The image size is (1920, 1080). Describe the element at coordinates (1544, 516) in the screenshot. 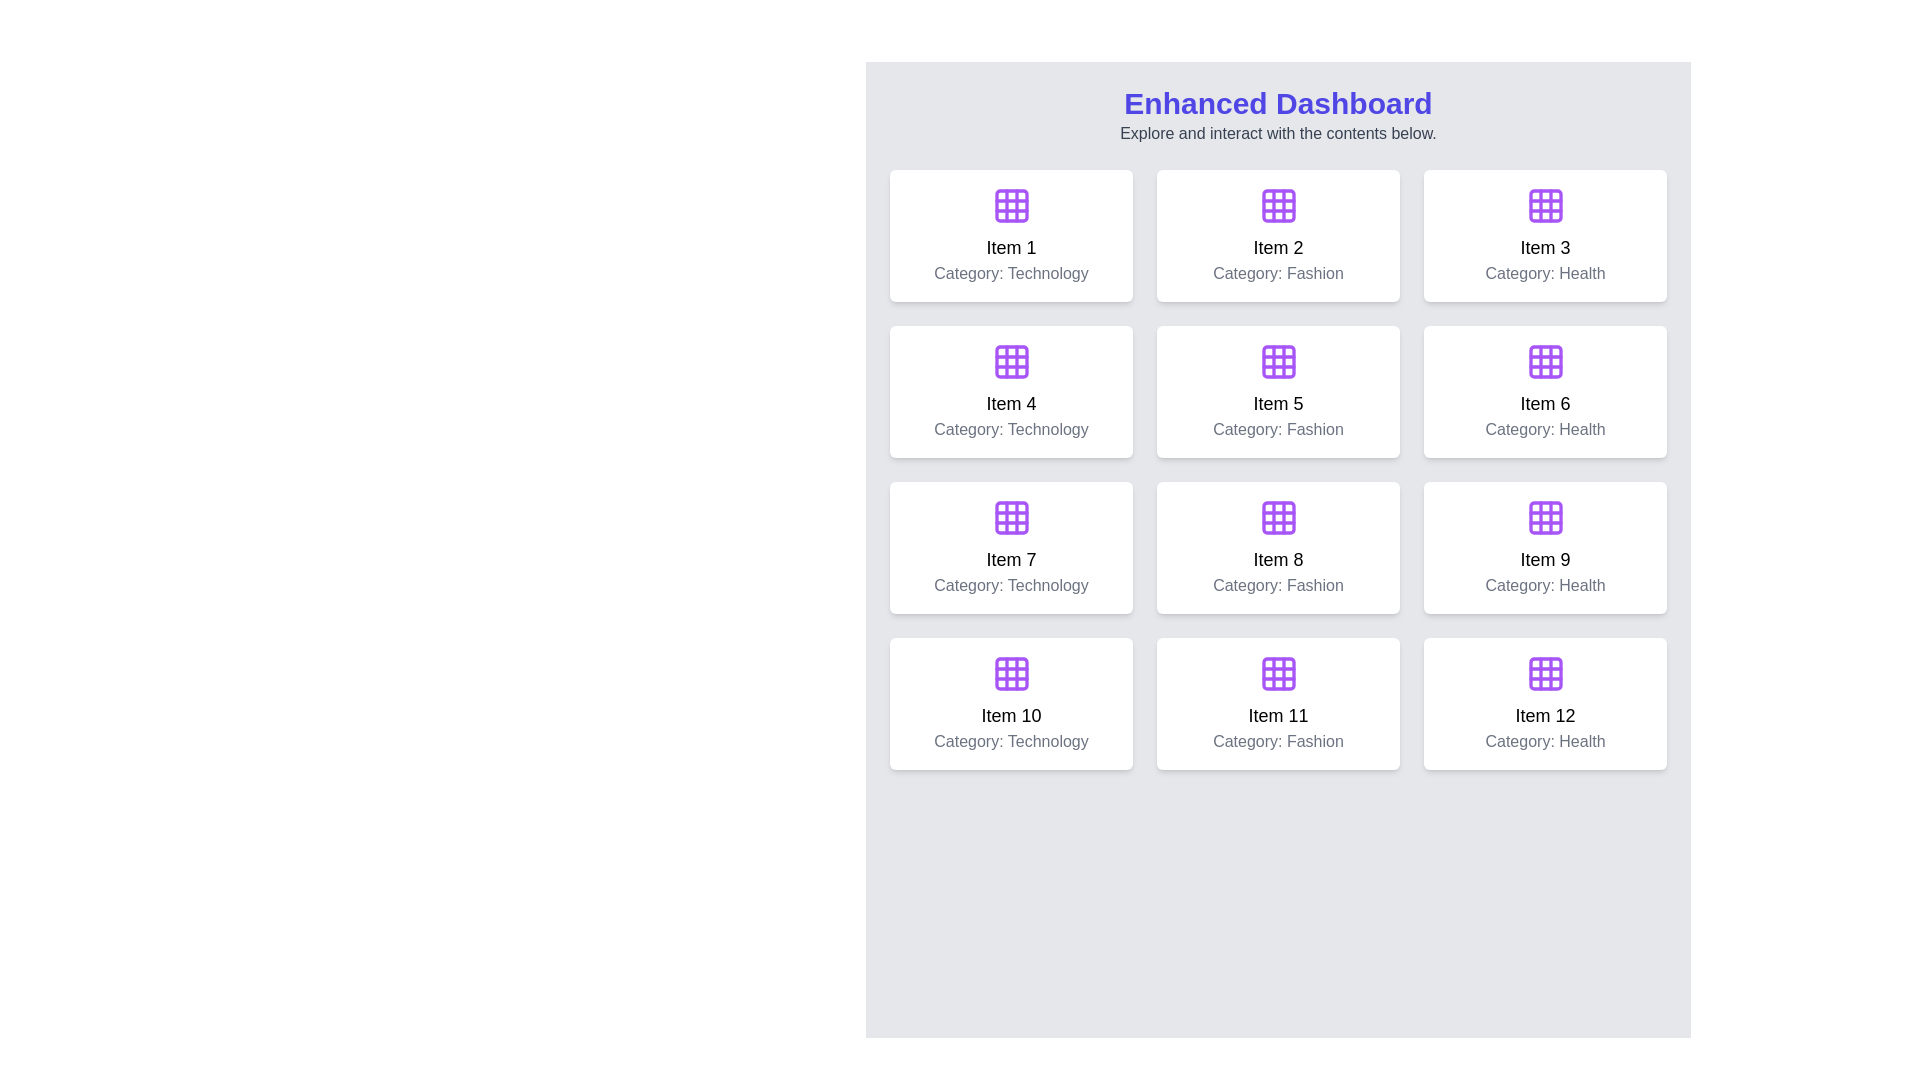

I see `square with rounded corners located at the center of the purple-themed 3x3 grid icon representing 'Item 9' under the 'Health' category` at that location.